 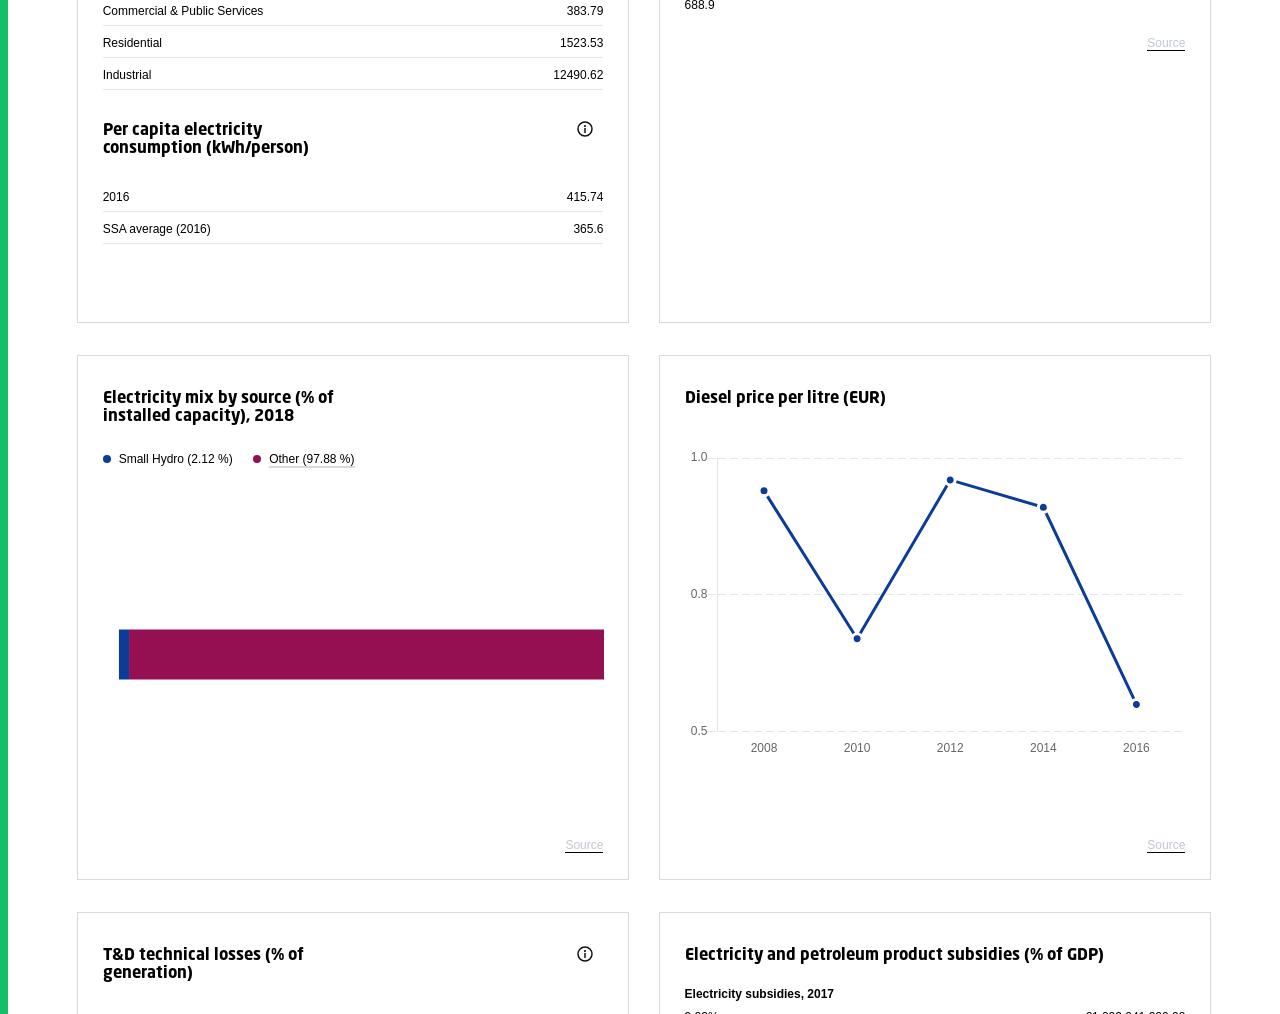 What do you see at coordinates (155, 227) in the screenshot?
I see `'SSA average (2016)'` at bounding box center [155, 227].